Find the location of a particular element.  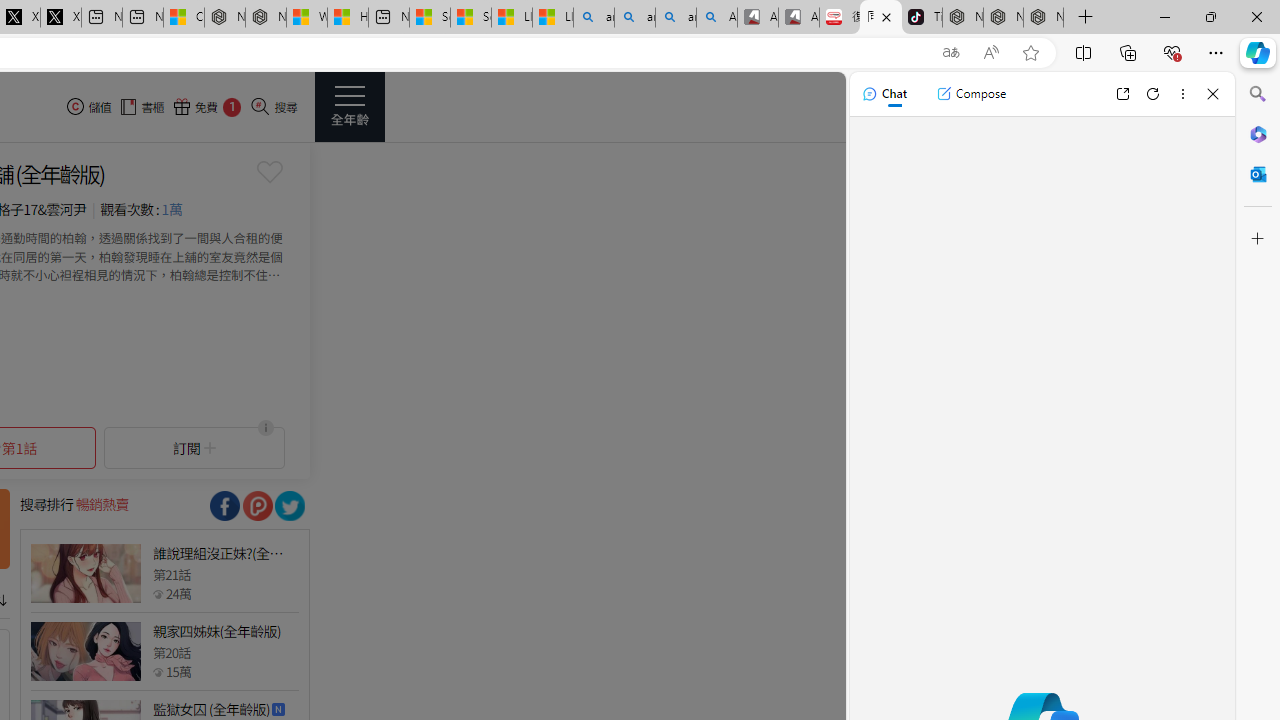

'amazon - Search Images' is located at coordinates (675, 17).